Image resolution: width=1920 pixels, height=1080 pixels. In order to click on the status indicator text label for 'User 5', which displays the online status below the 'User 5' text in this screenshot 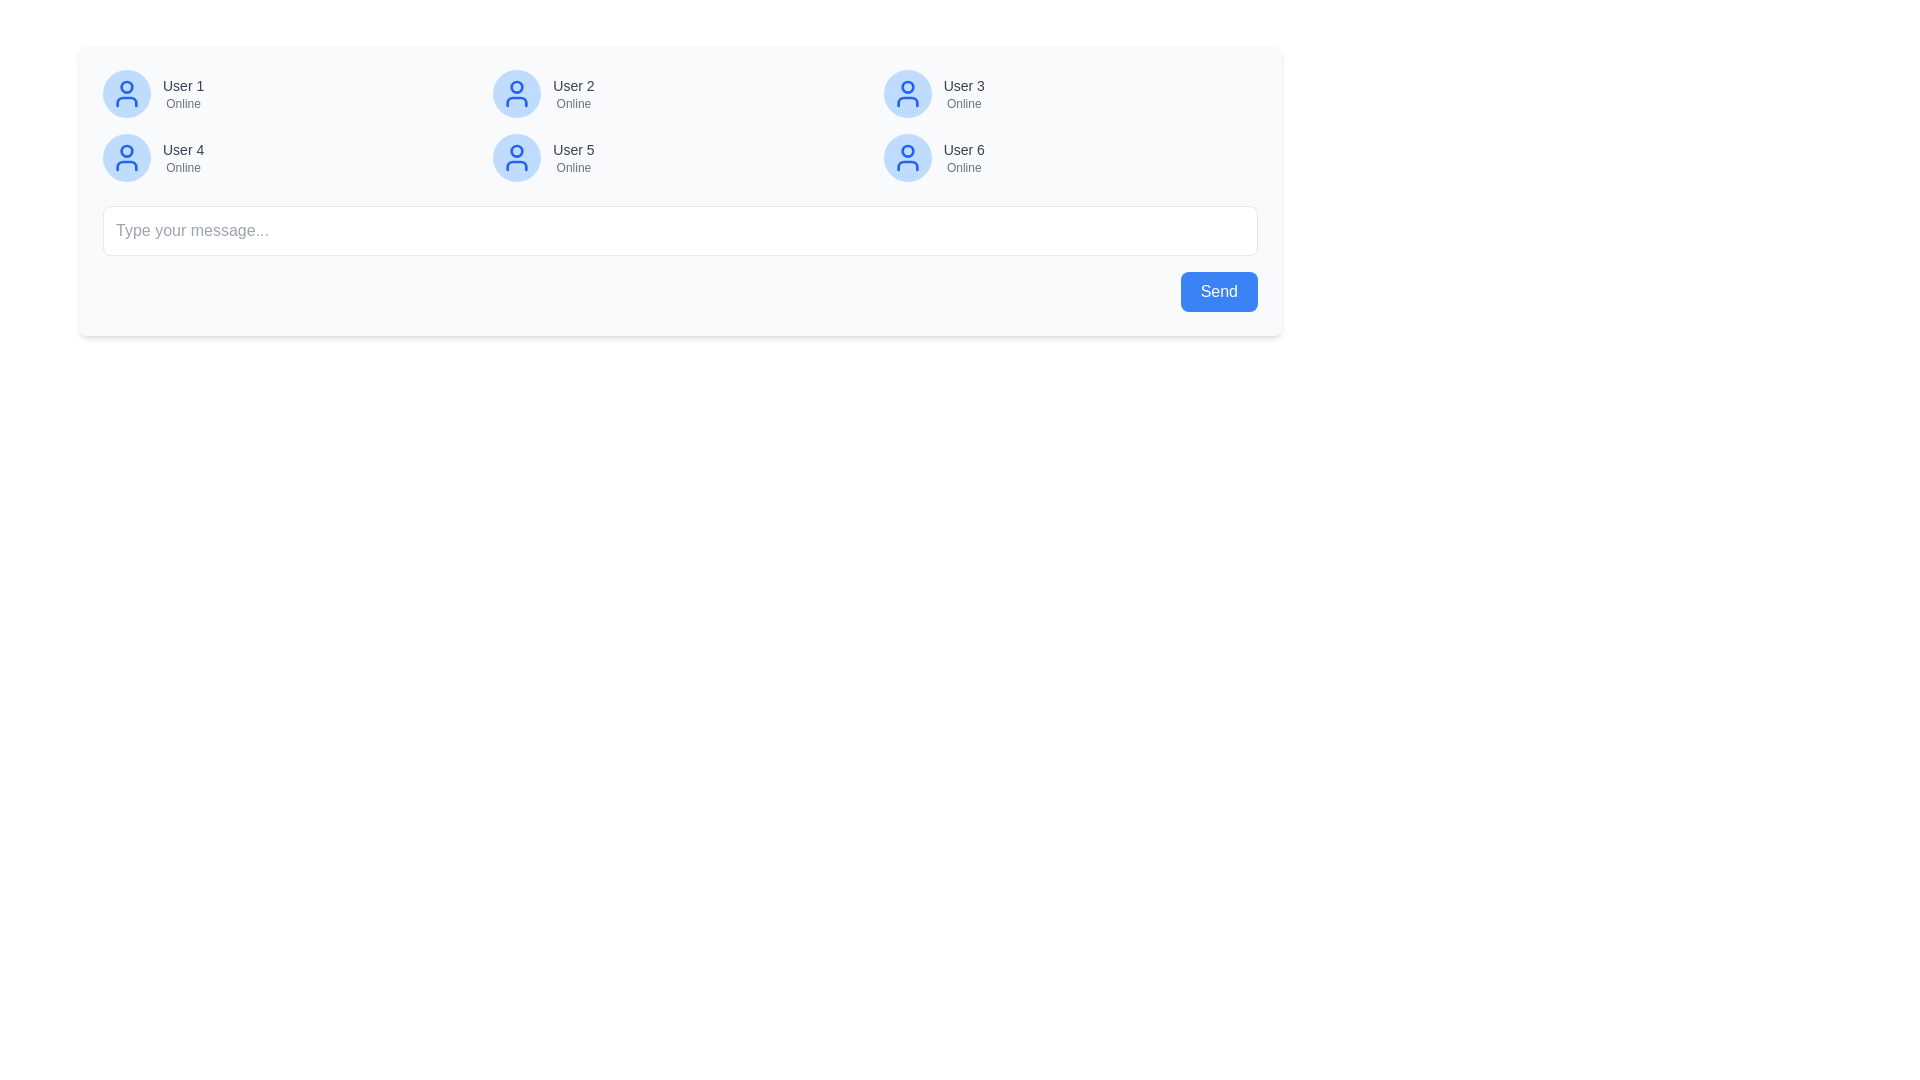, I will do `click(572, 167)`.